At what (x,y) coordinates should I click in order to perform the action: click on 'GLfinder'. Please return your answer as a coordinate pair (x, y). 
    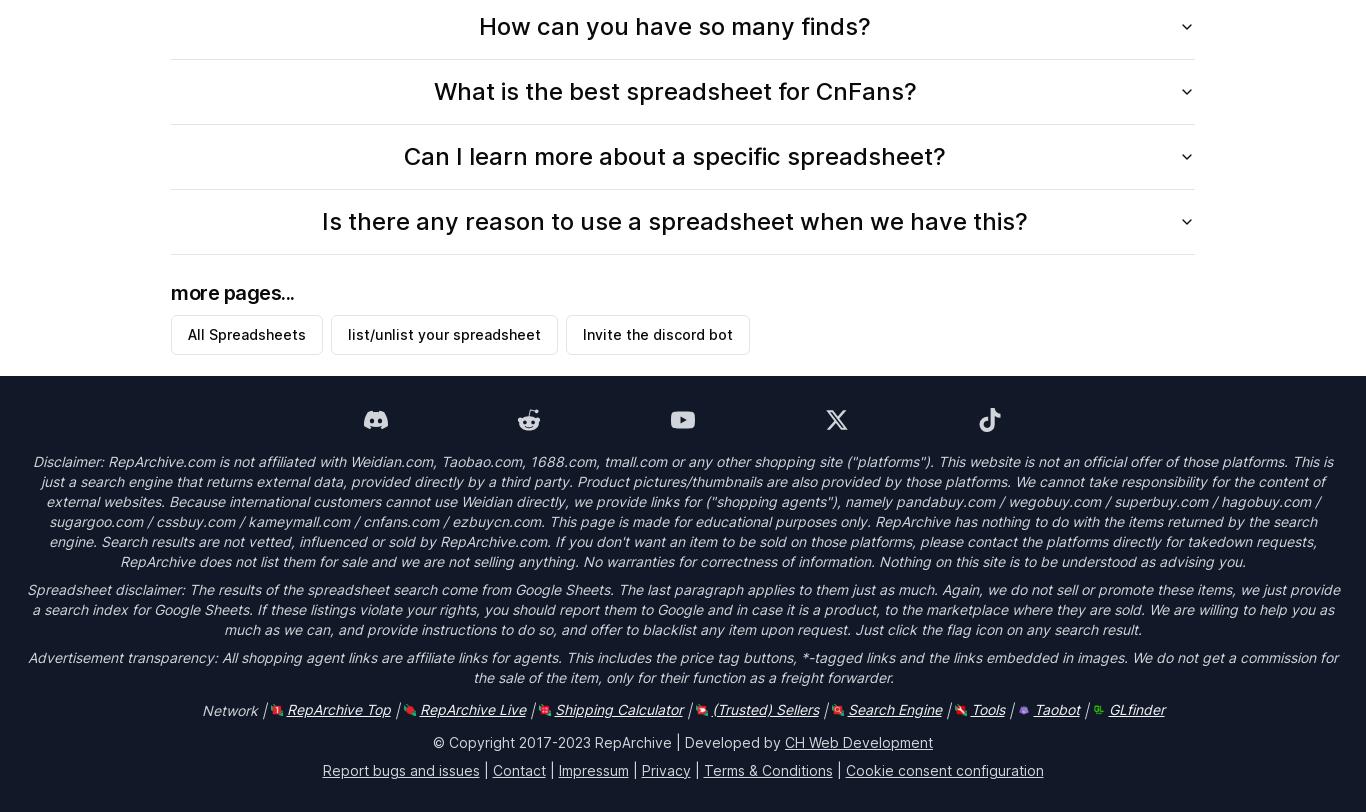
    Looking at the image, I should click on (1134, 708).